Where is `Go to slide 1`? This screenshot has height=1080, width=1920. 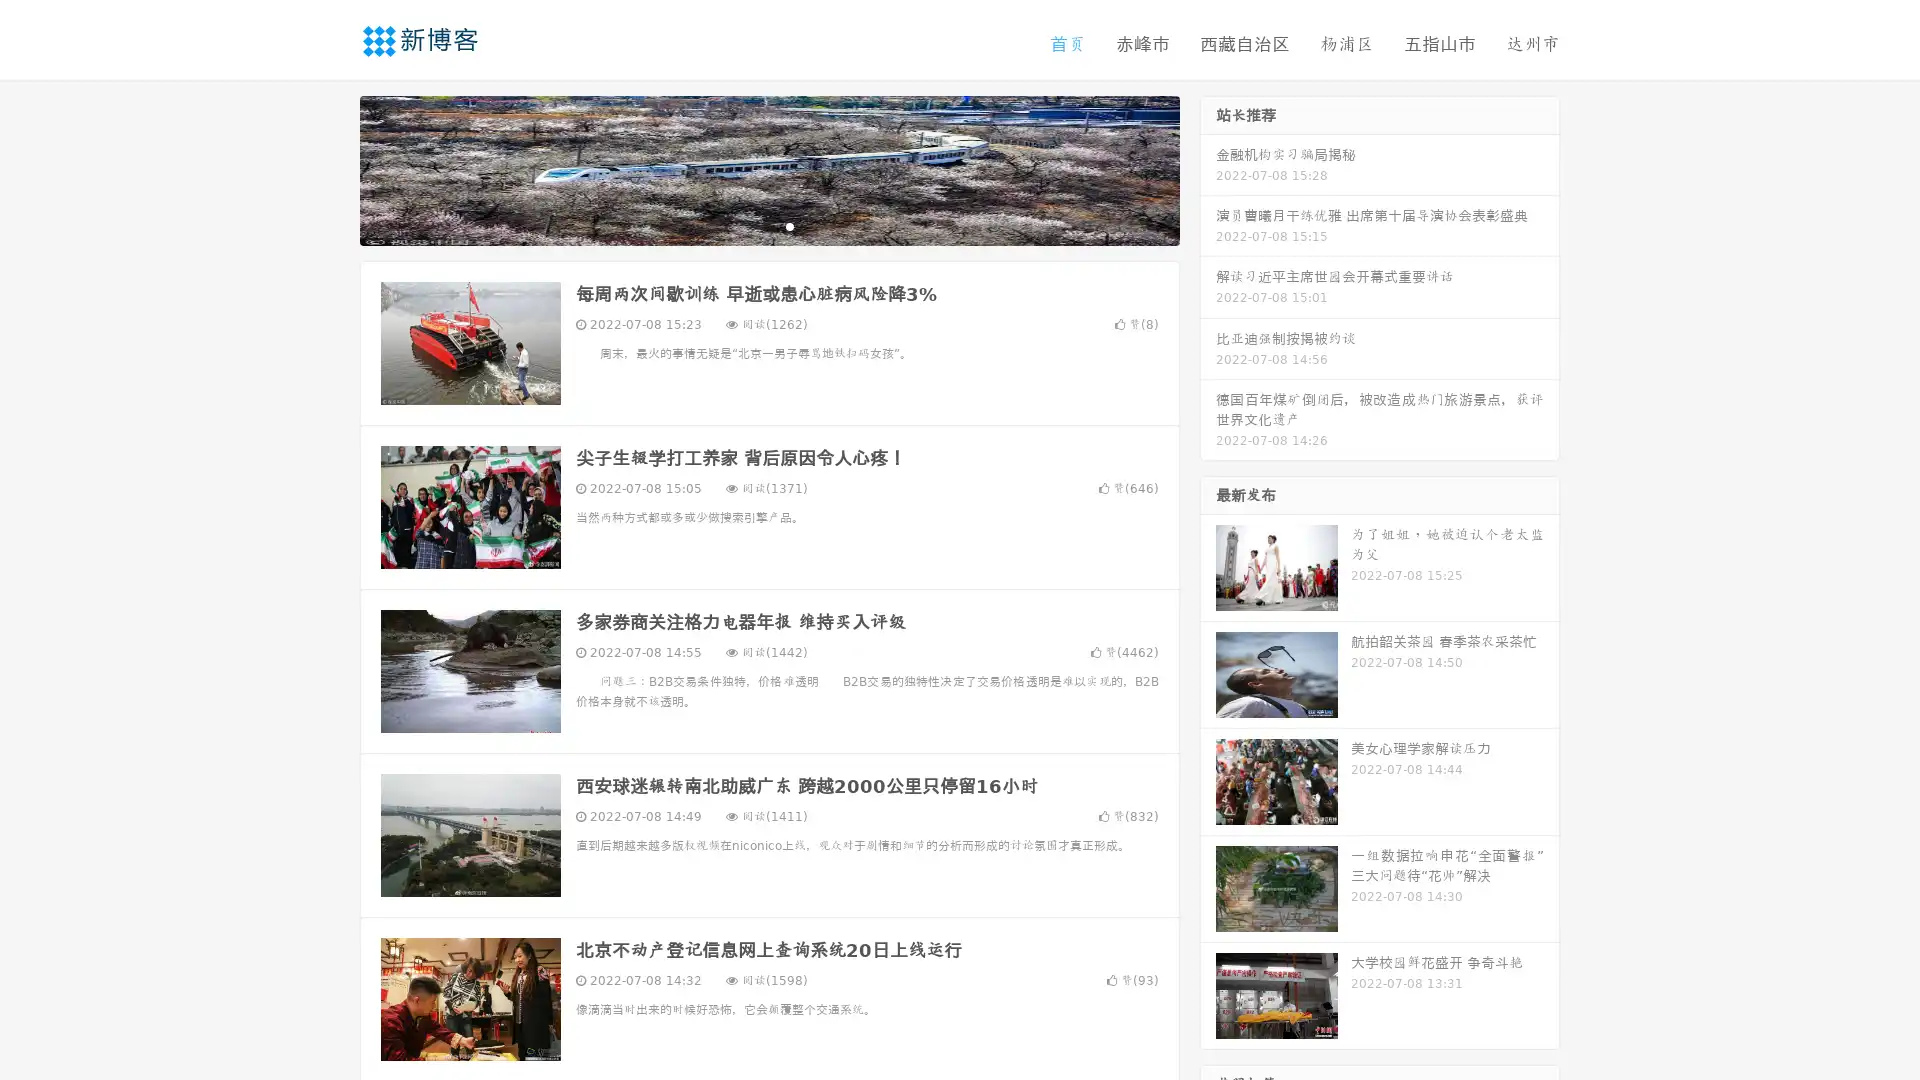
Go to slide 1 is located at coordinates (748, 225).